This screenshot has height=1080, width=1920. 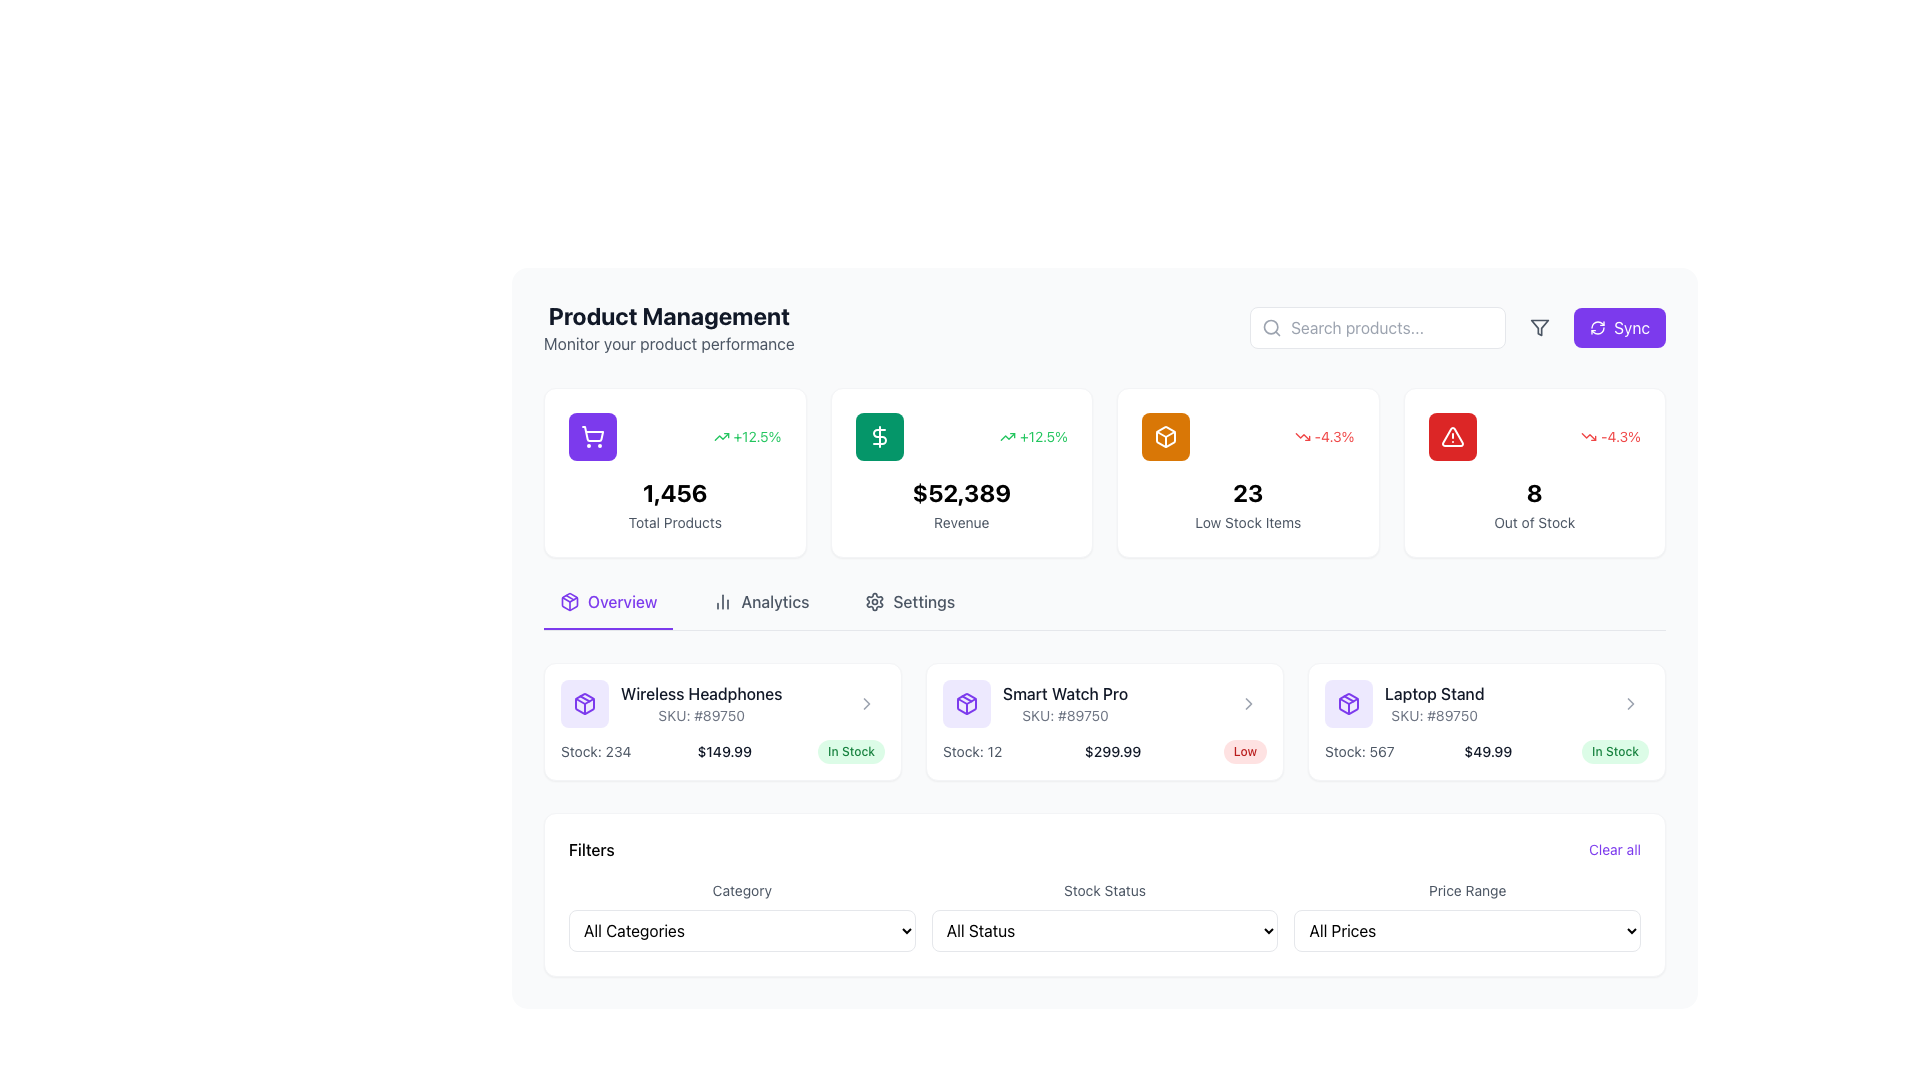 What do you see at coordinates (592, 435) in the screenshot?
I see `the 'Total Products' icon button located in the top-left part of the dashboard overview section` at bounding box center [592, 435].